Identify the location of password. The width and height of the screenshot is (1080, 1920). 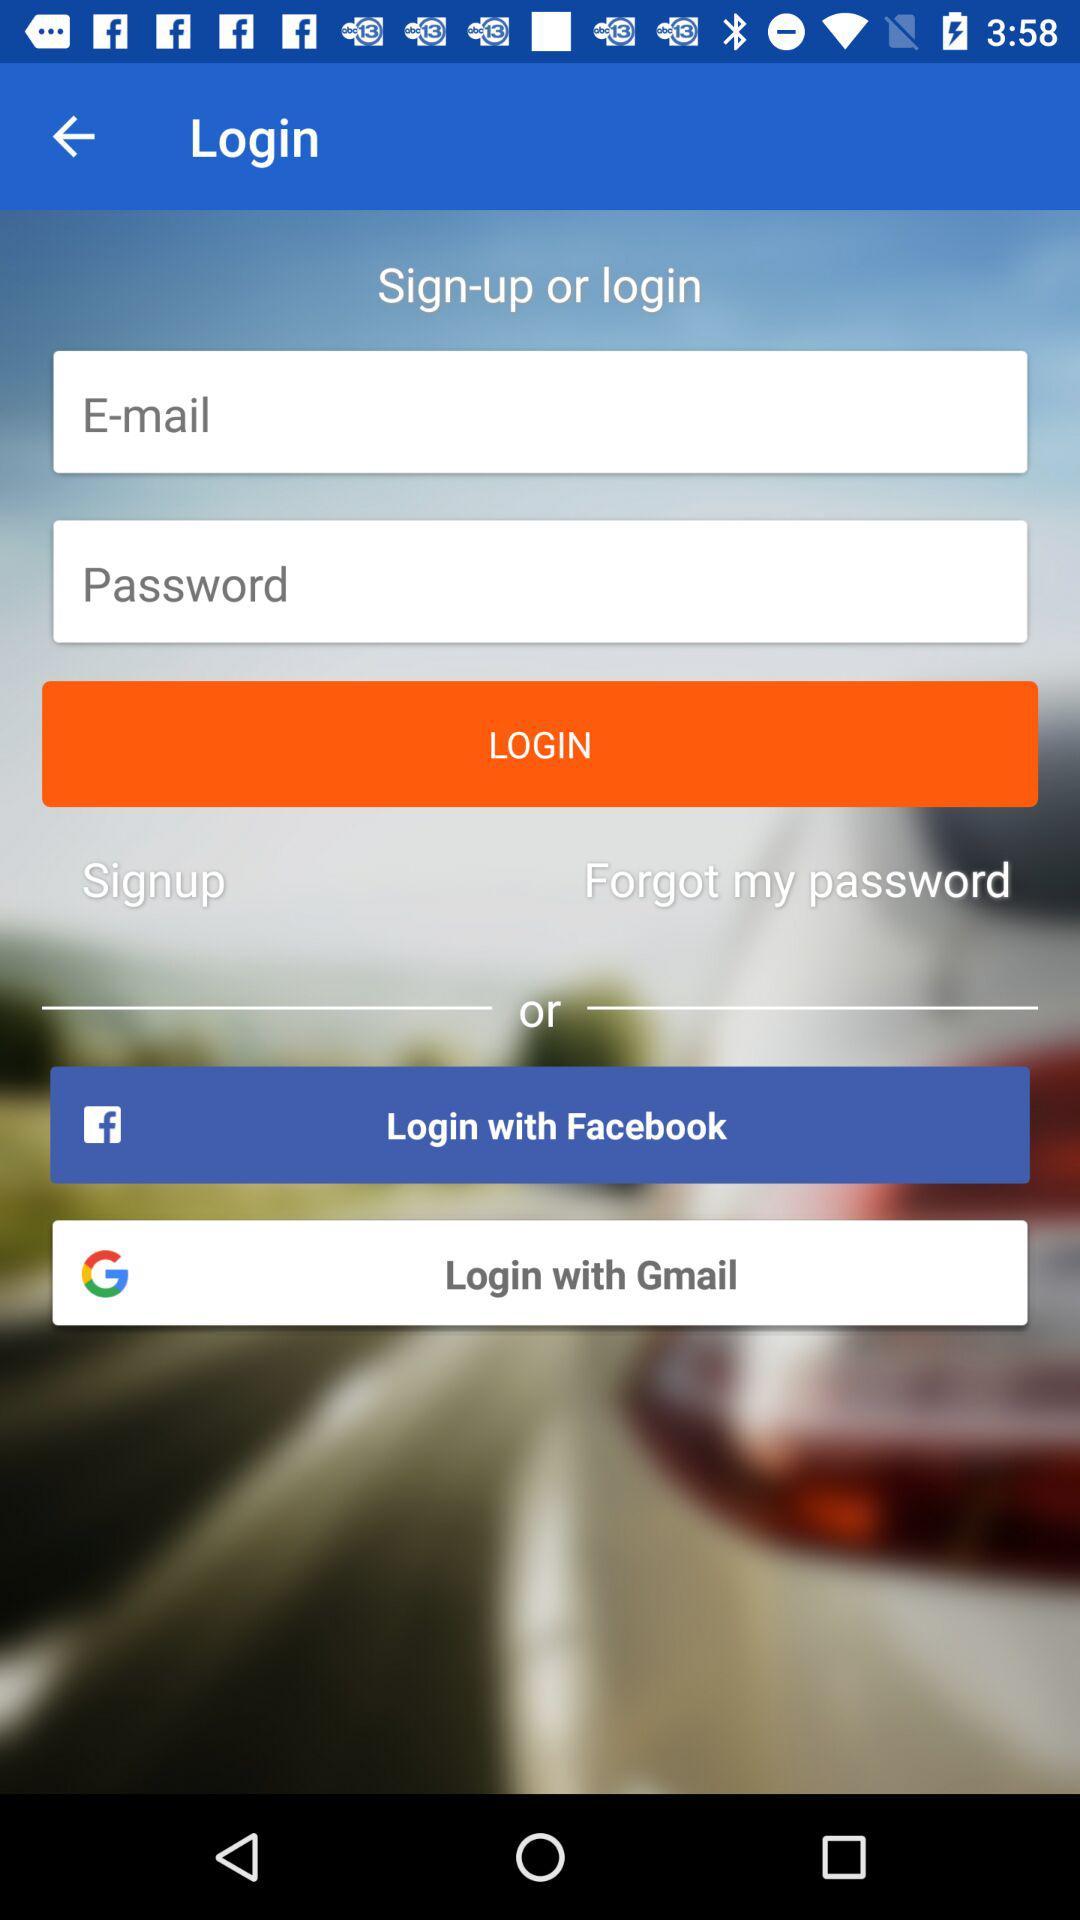
(540, 582).